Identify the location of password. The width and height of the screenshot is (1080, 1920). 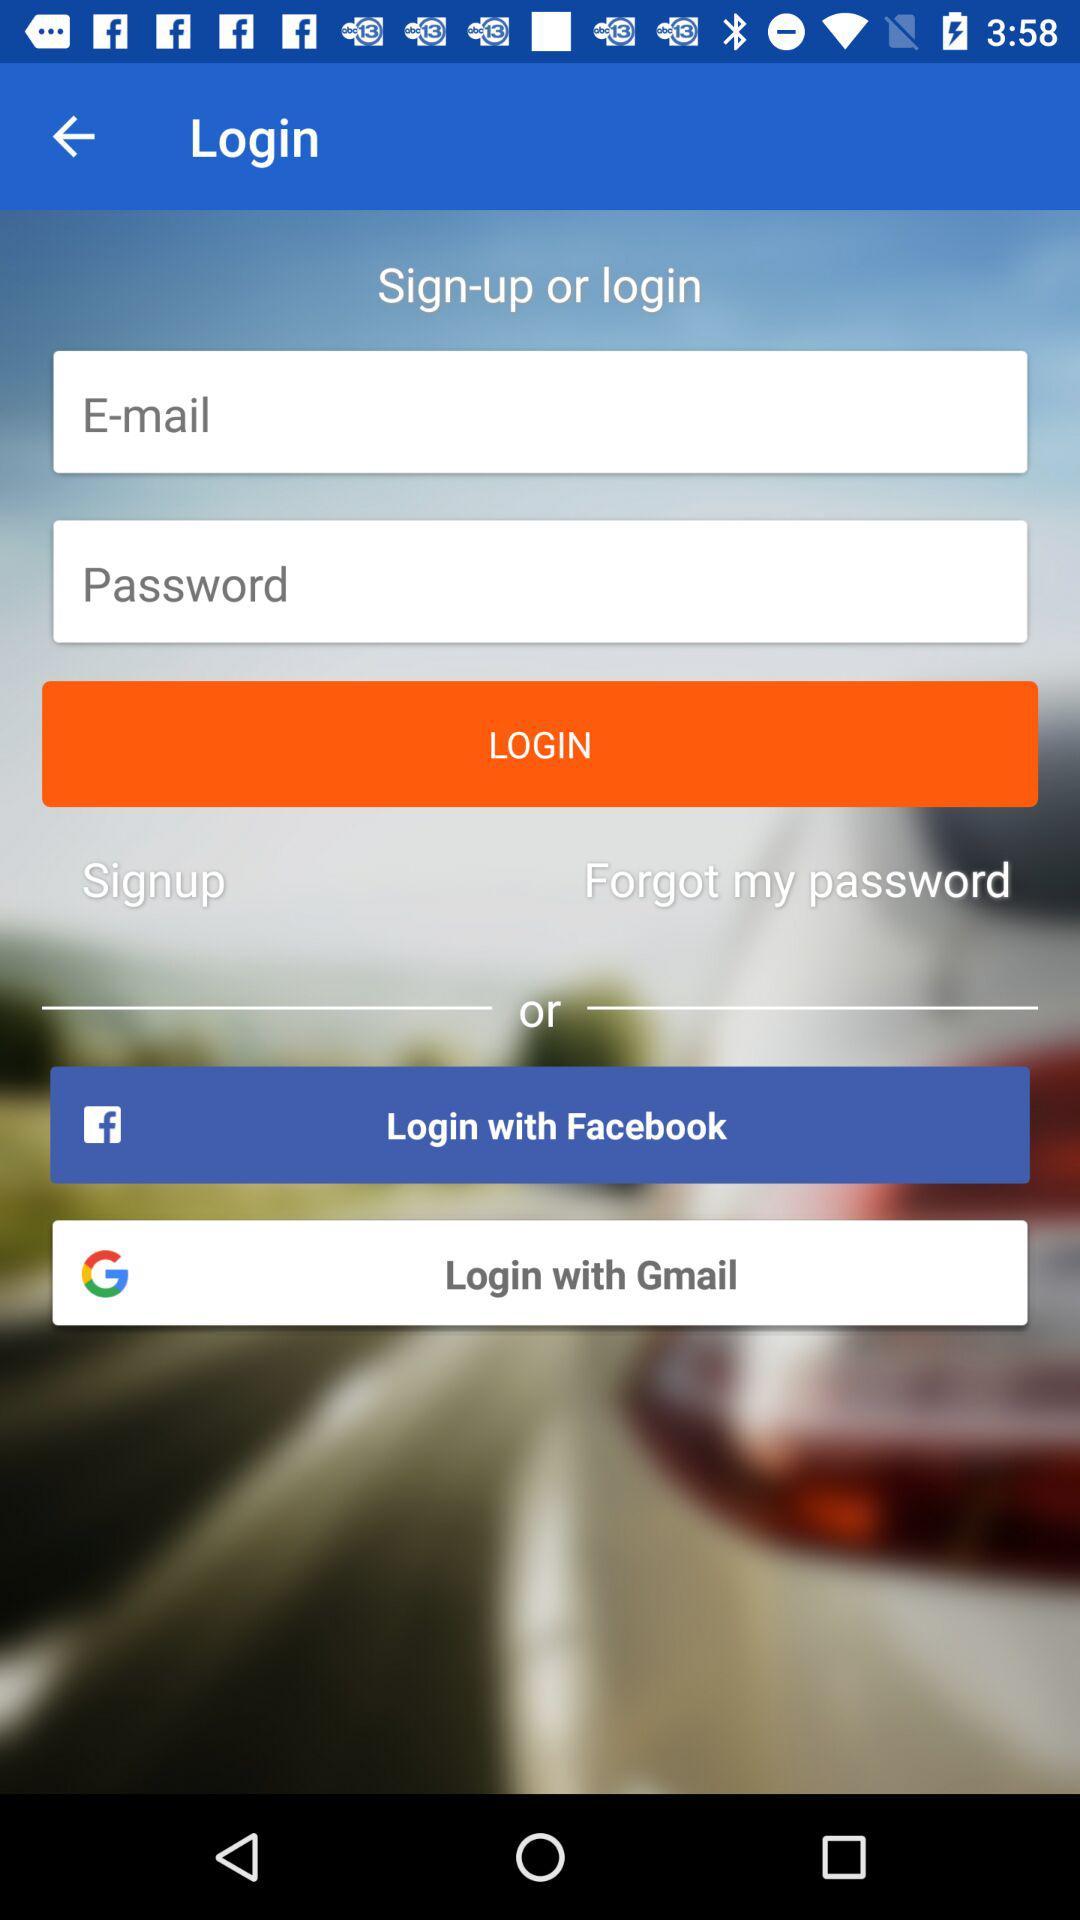
(540, 582).